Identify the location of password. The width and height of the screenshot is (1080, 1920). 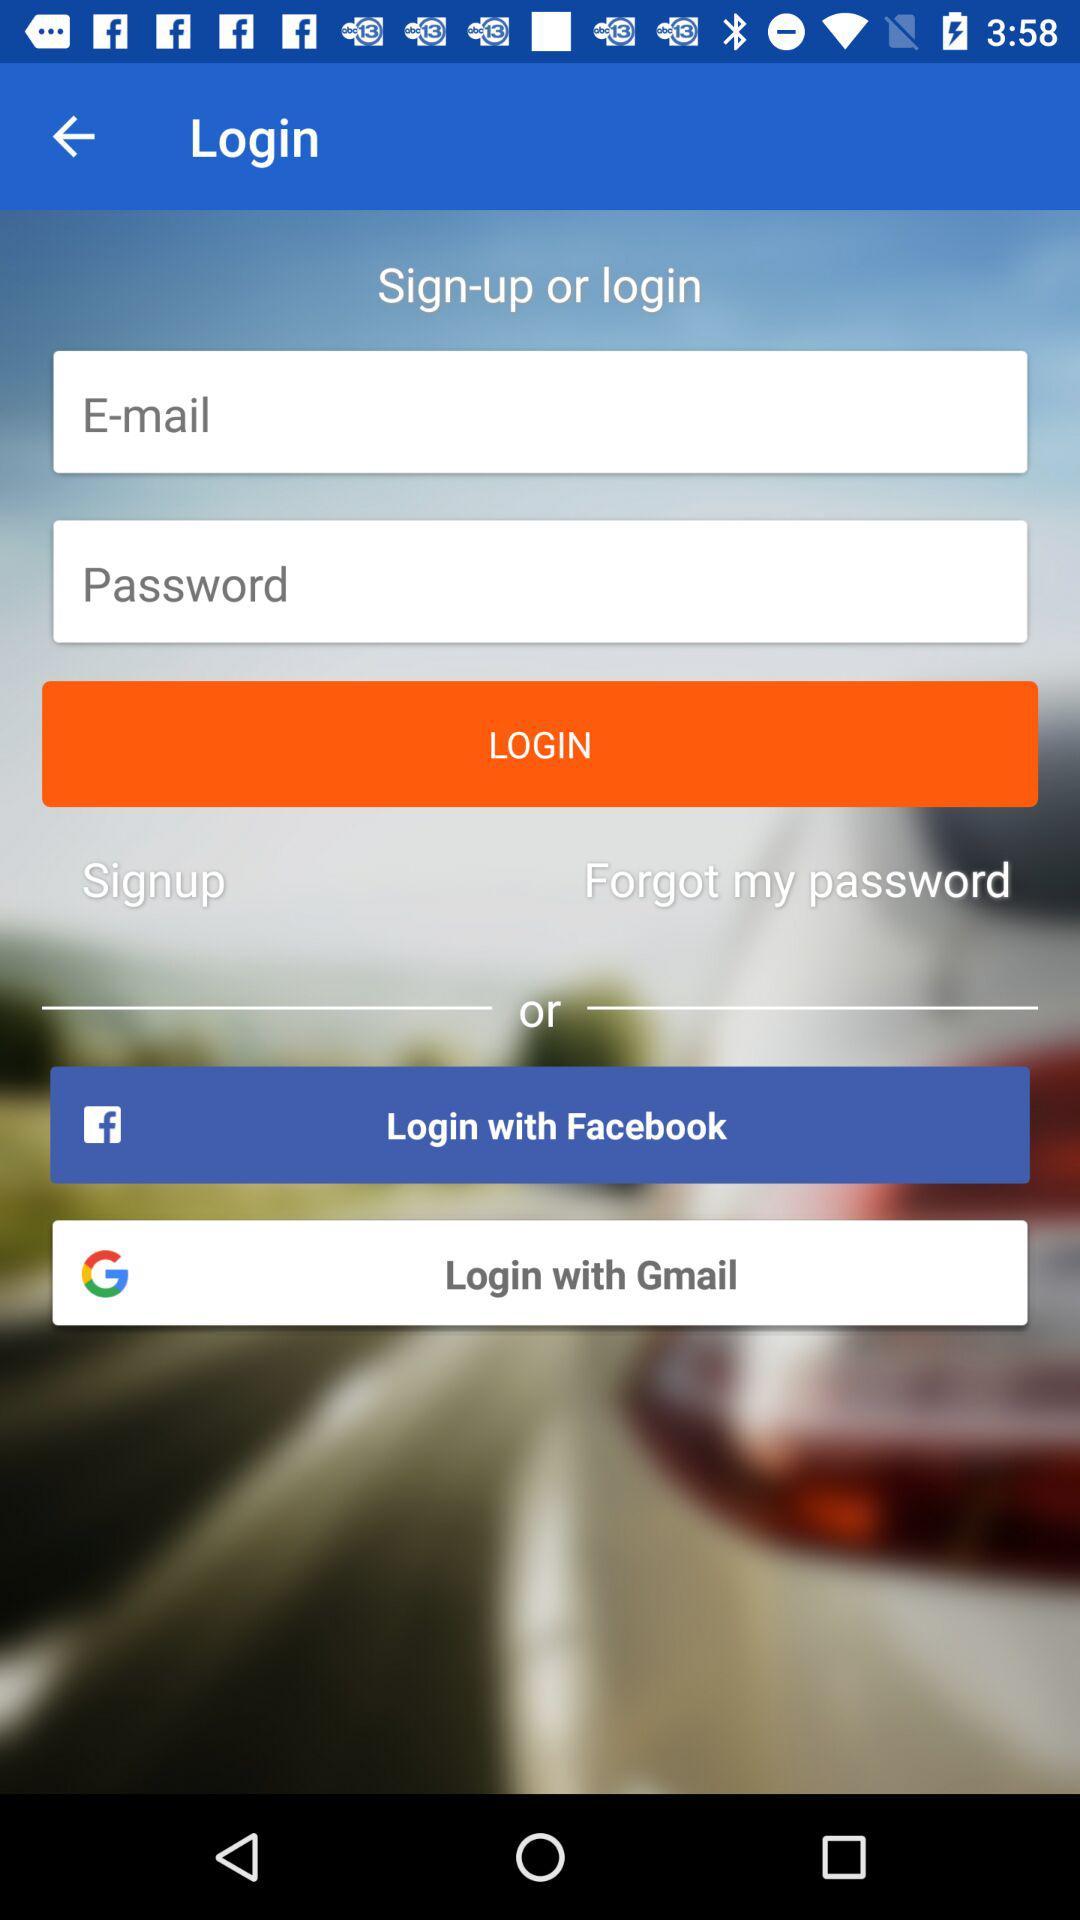
(540, 582).